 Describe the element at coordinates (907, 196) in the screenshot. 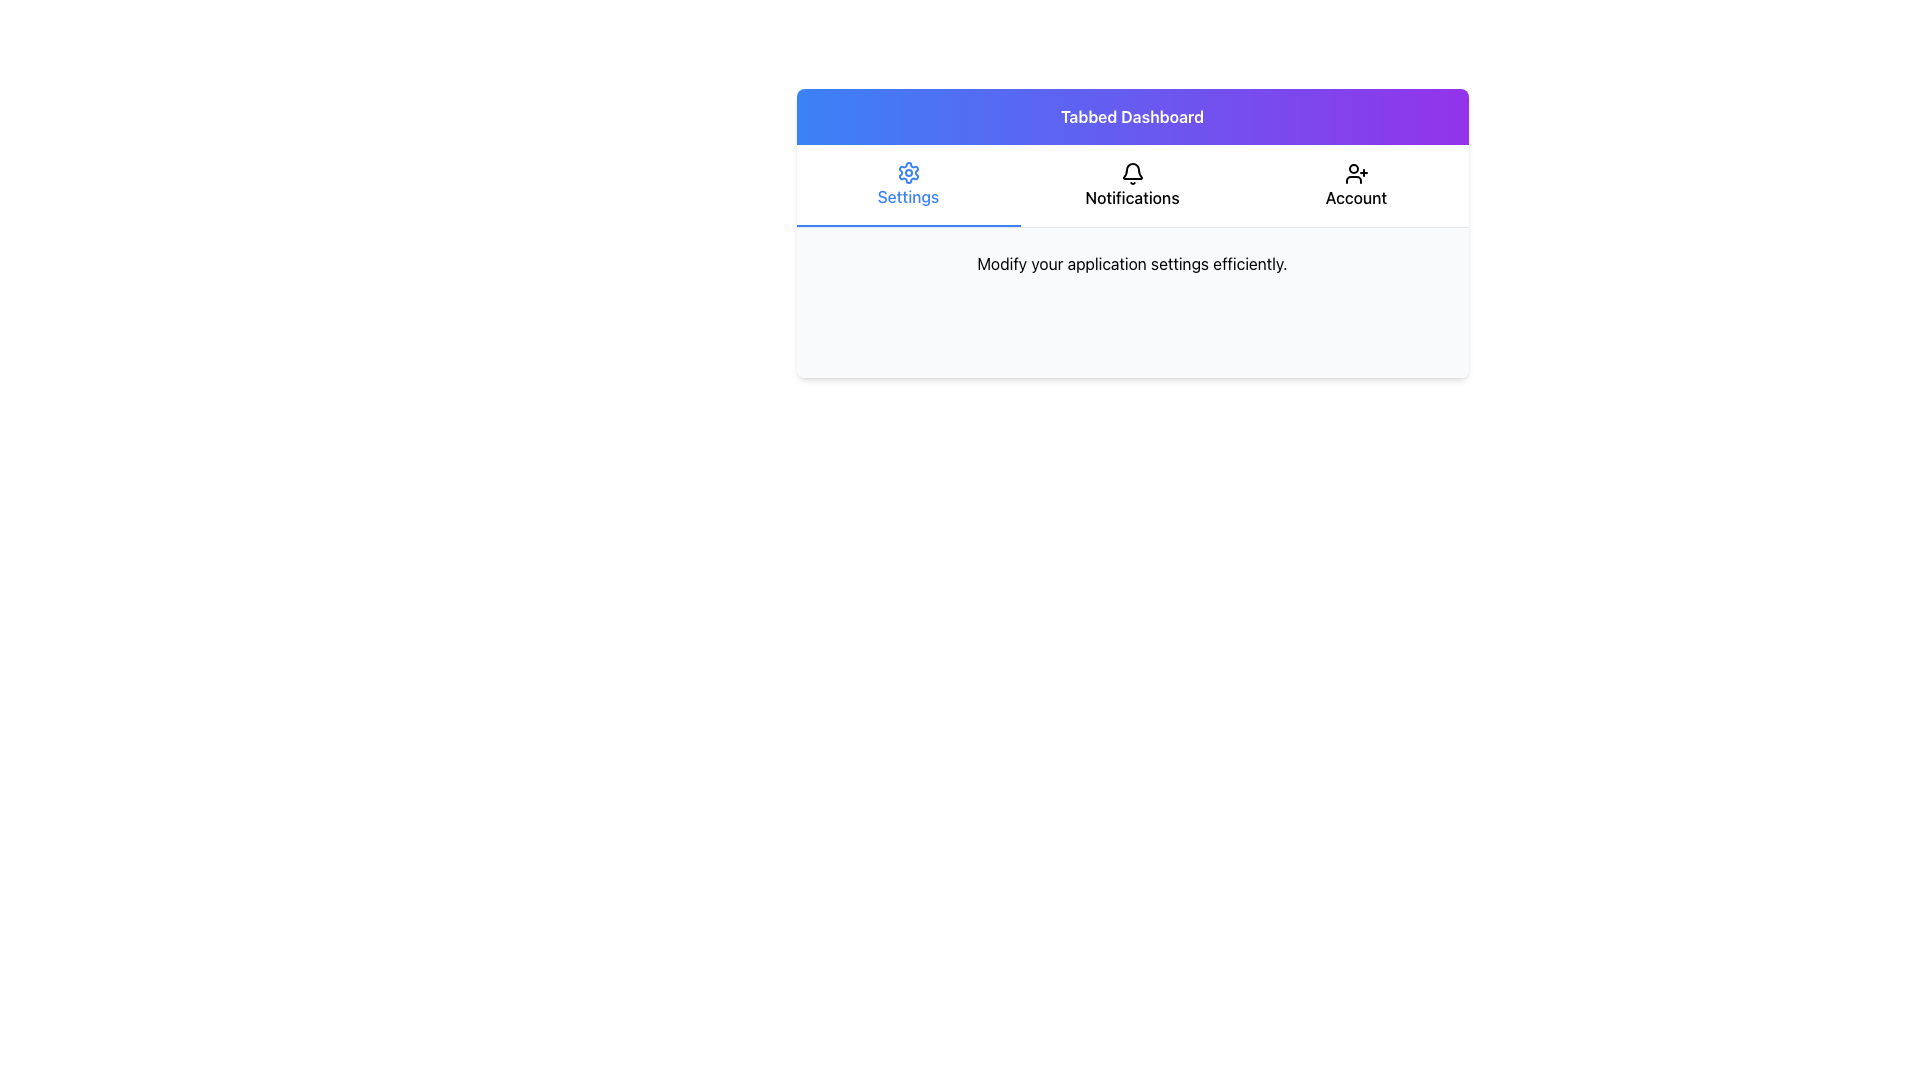

I see `the blue text label that reads 'Settings', which is centrally located below the gear icon in the leftmost tab of the navigation bar` at that location.